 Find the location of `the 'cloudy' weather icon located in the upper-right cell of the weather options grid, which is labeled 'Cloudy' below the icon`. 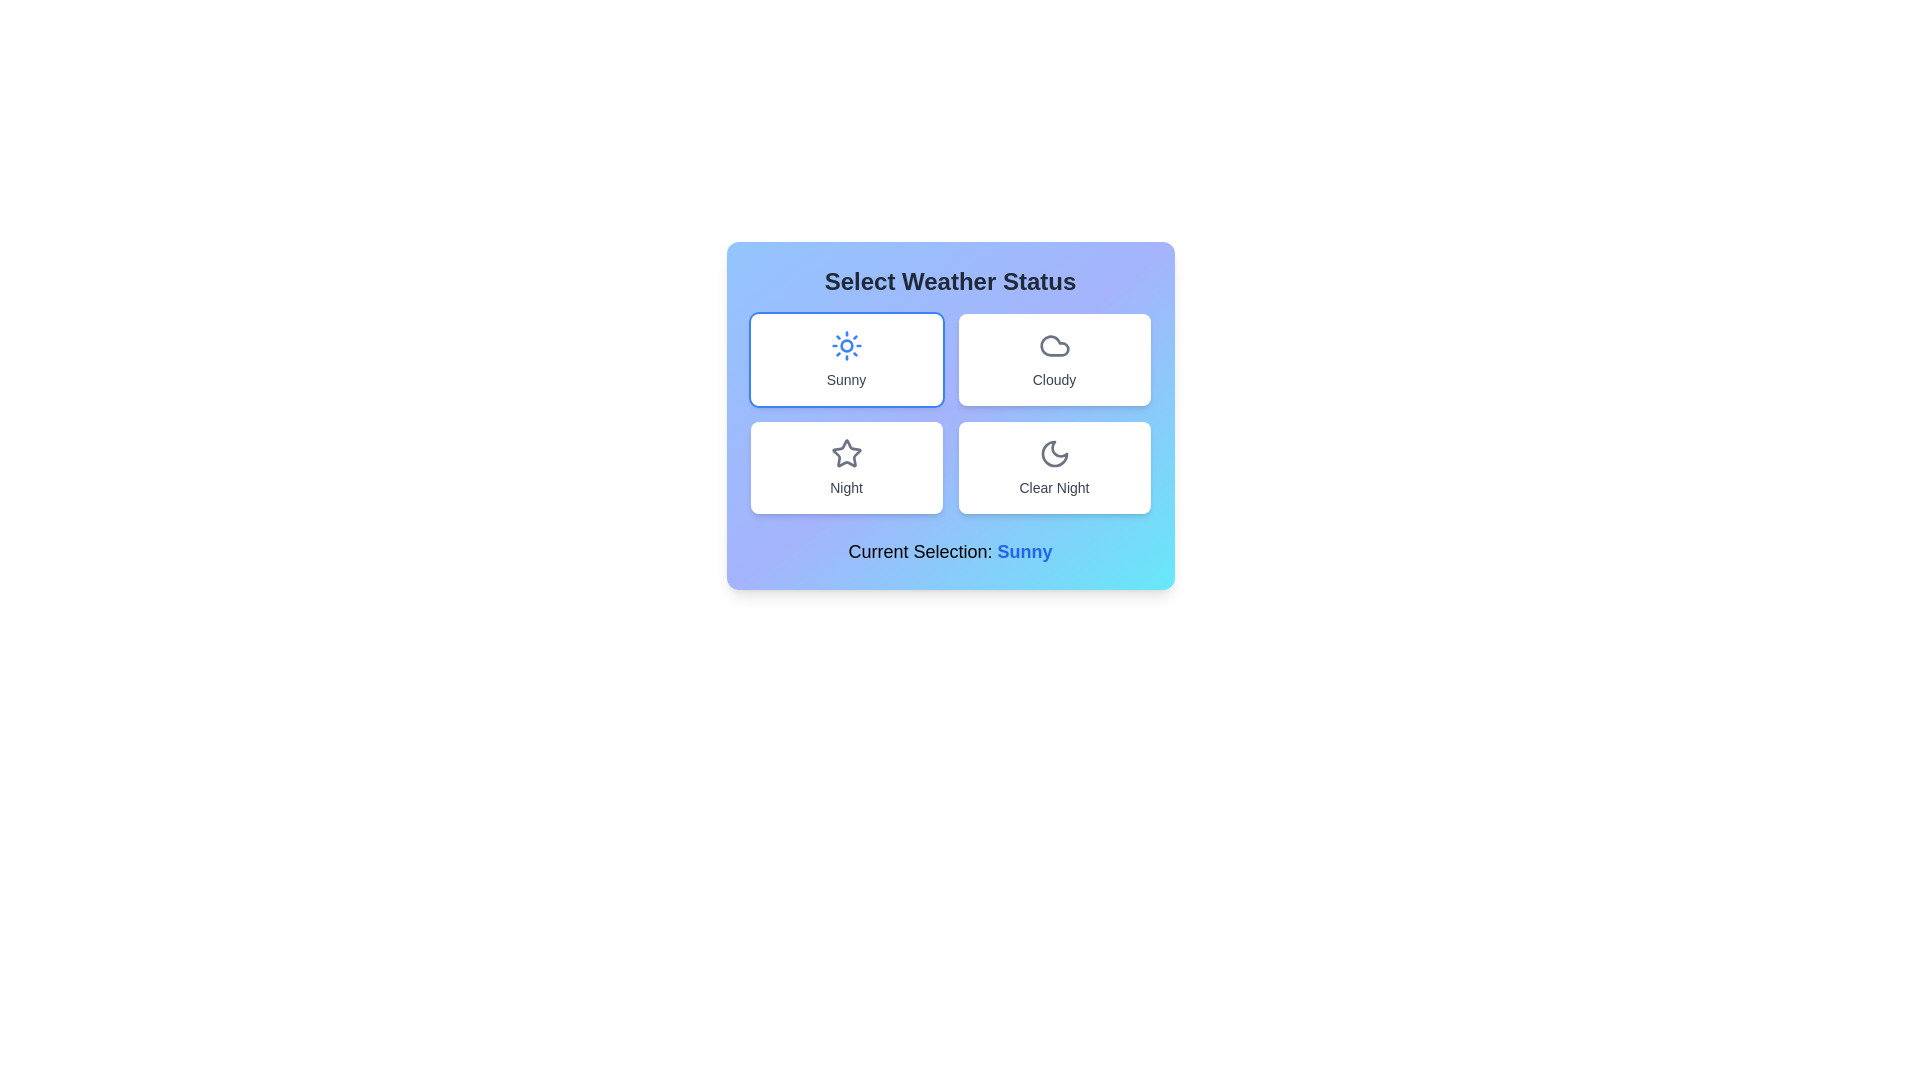

the 'cloudy' weather icon located in the upper-right cell of the weather options grid, which is labeled 'Cloudy' below the icon is located at coordinates (1053, 345).